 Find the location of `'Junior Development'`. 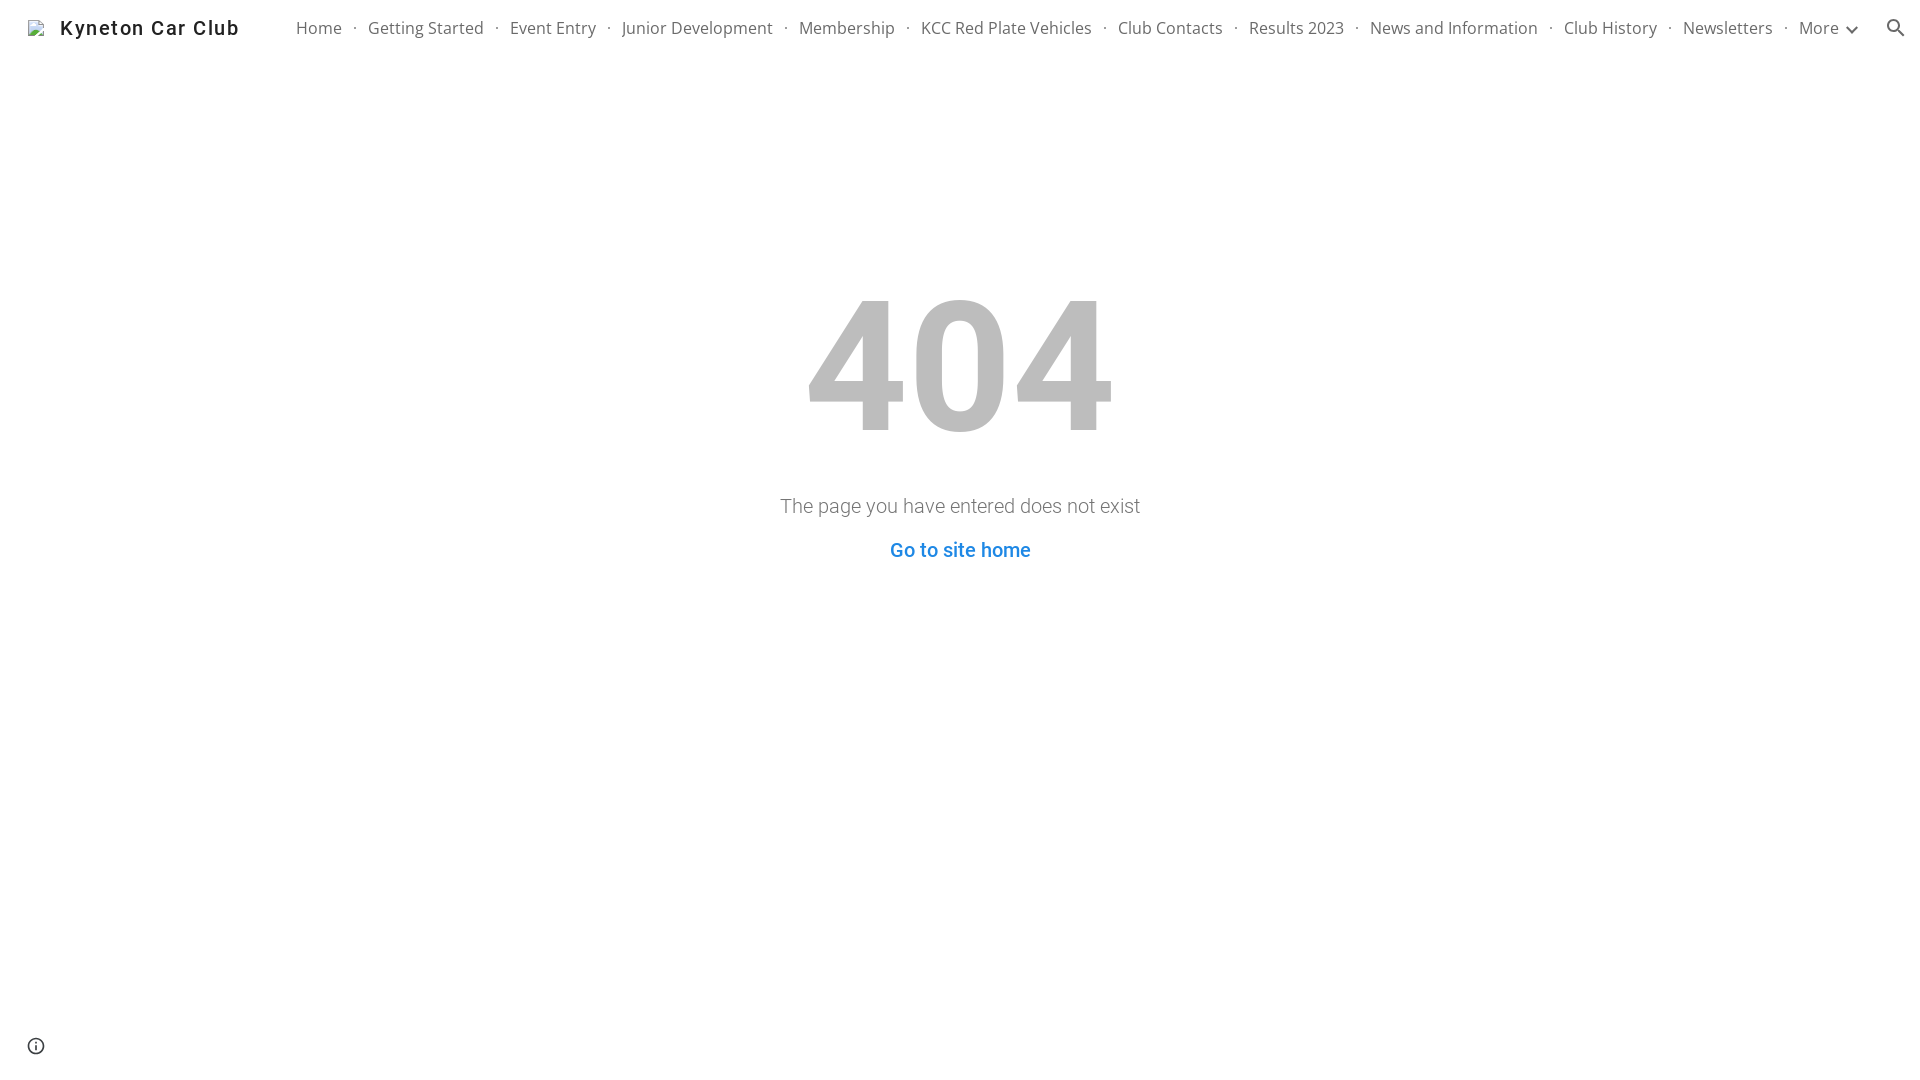

'Junior Development' is located at coordinates (697, 27).